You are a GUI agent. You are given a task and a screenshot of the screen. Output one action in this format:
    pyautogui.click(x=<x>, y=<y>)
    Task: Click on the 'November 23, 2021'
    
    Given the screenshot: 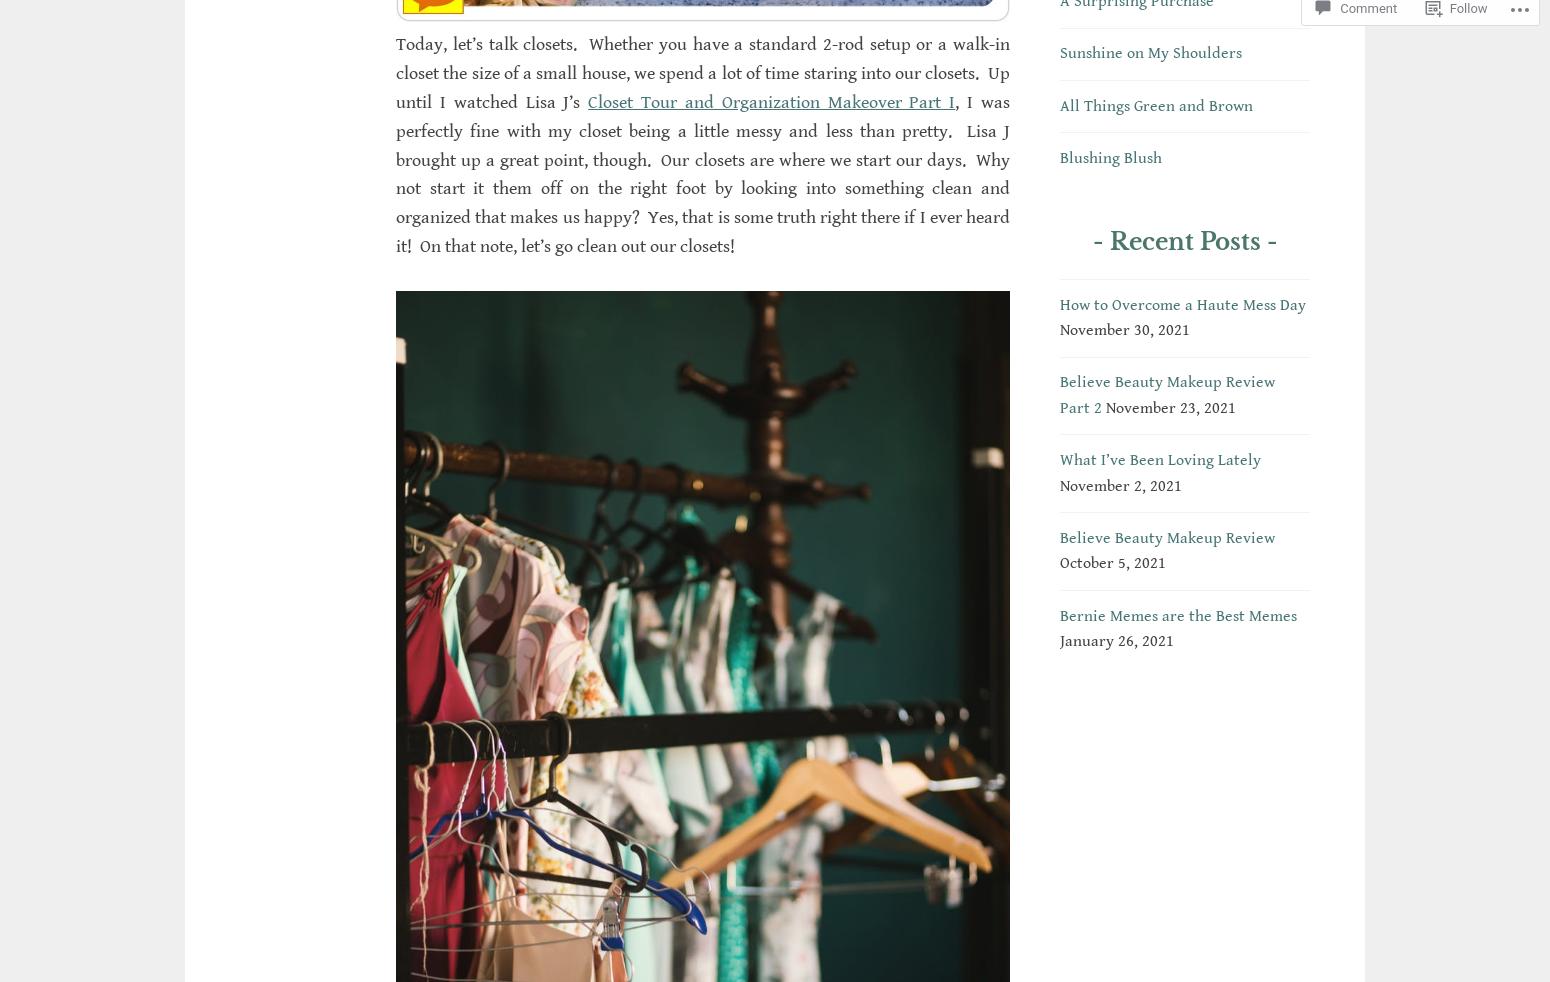 What is the action you would take?
    pyautogui.click(x=1171, y=407)
    